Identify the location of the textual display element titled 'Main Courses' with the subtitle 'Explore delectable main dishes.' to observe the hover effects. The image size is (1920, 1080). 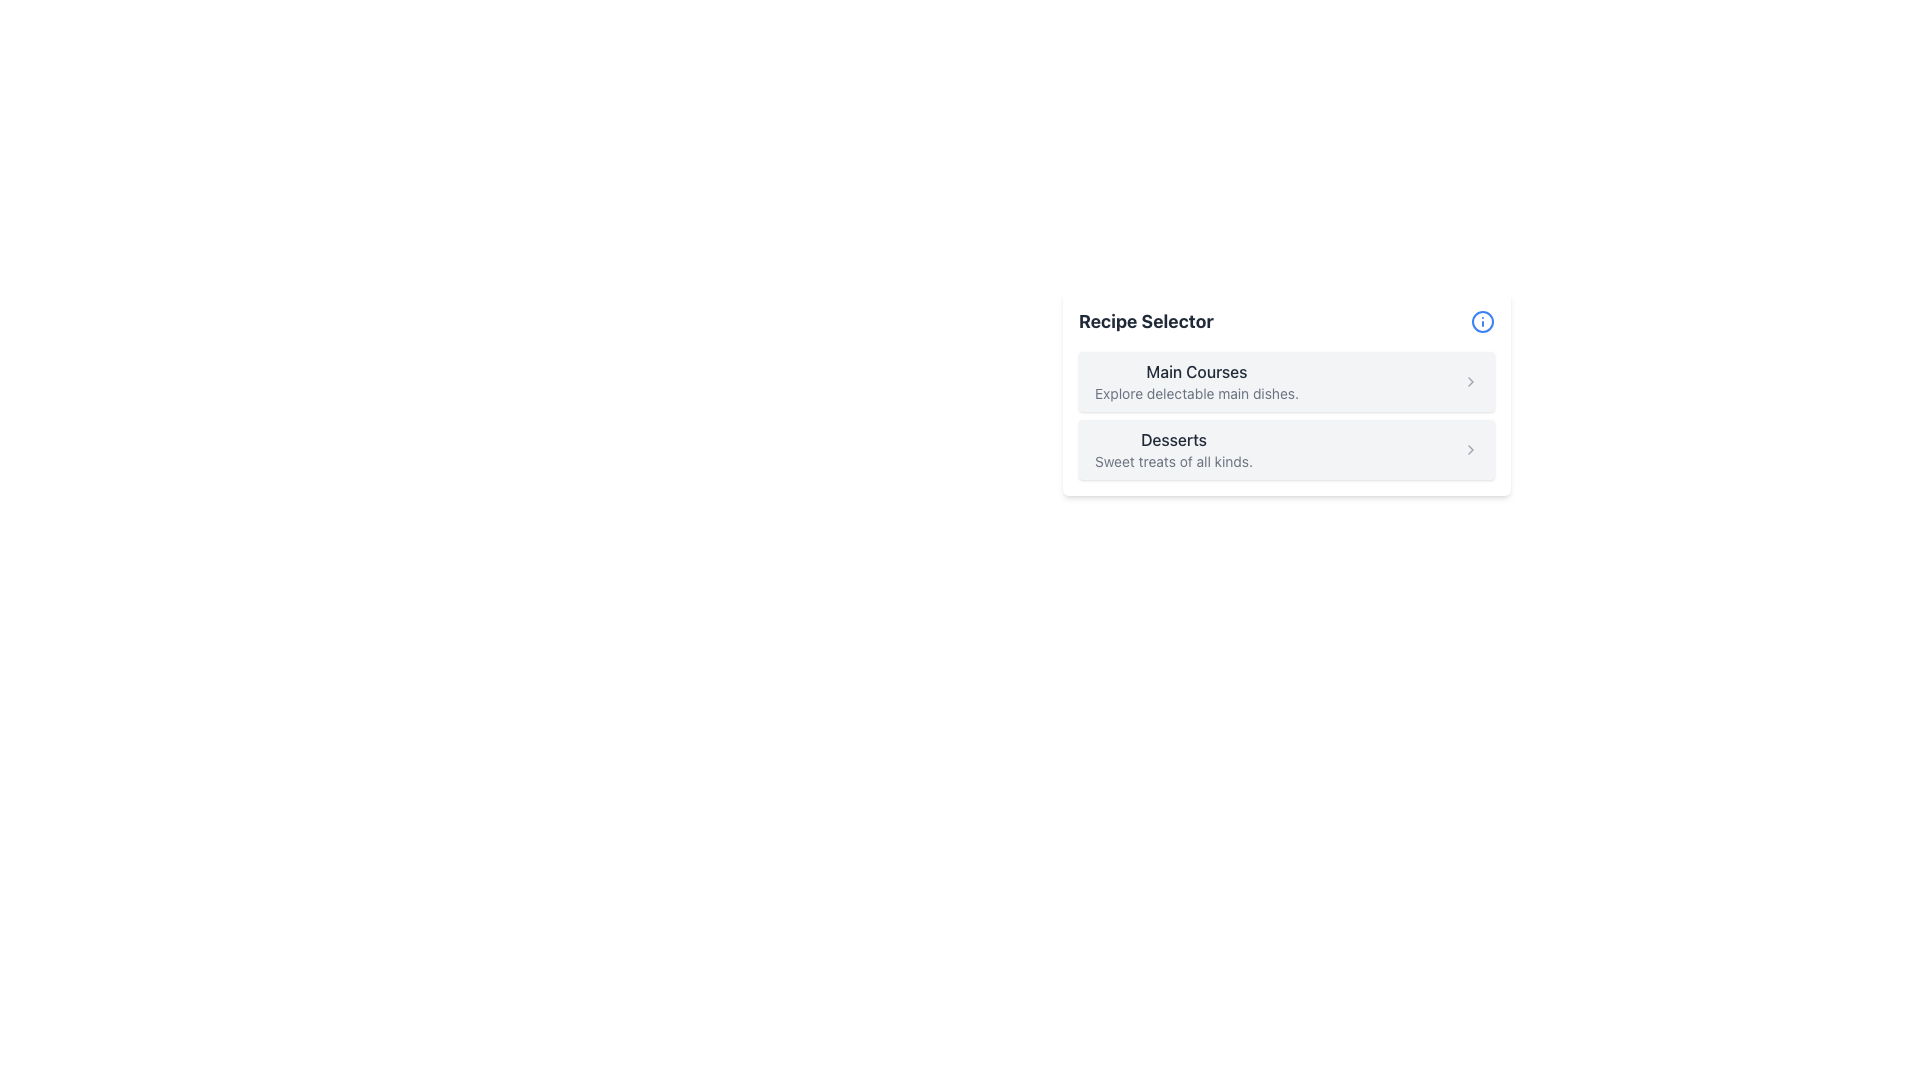
(1196, 381).